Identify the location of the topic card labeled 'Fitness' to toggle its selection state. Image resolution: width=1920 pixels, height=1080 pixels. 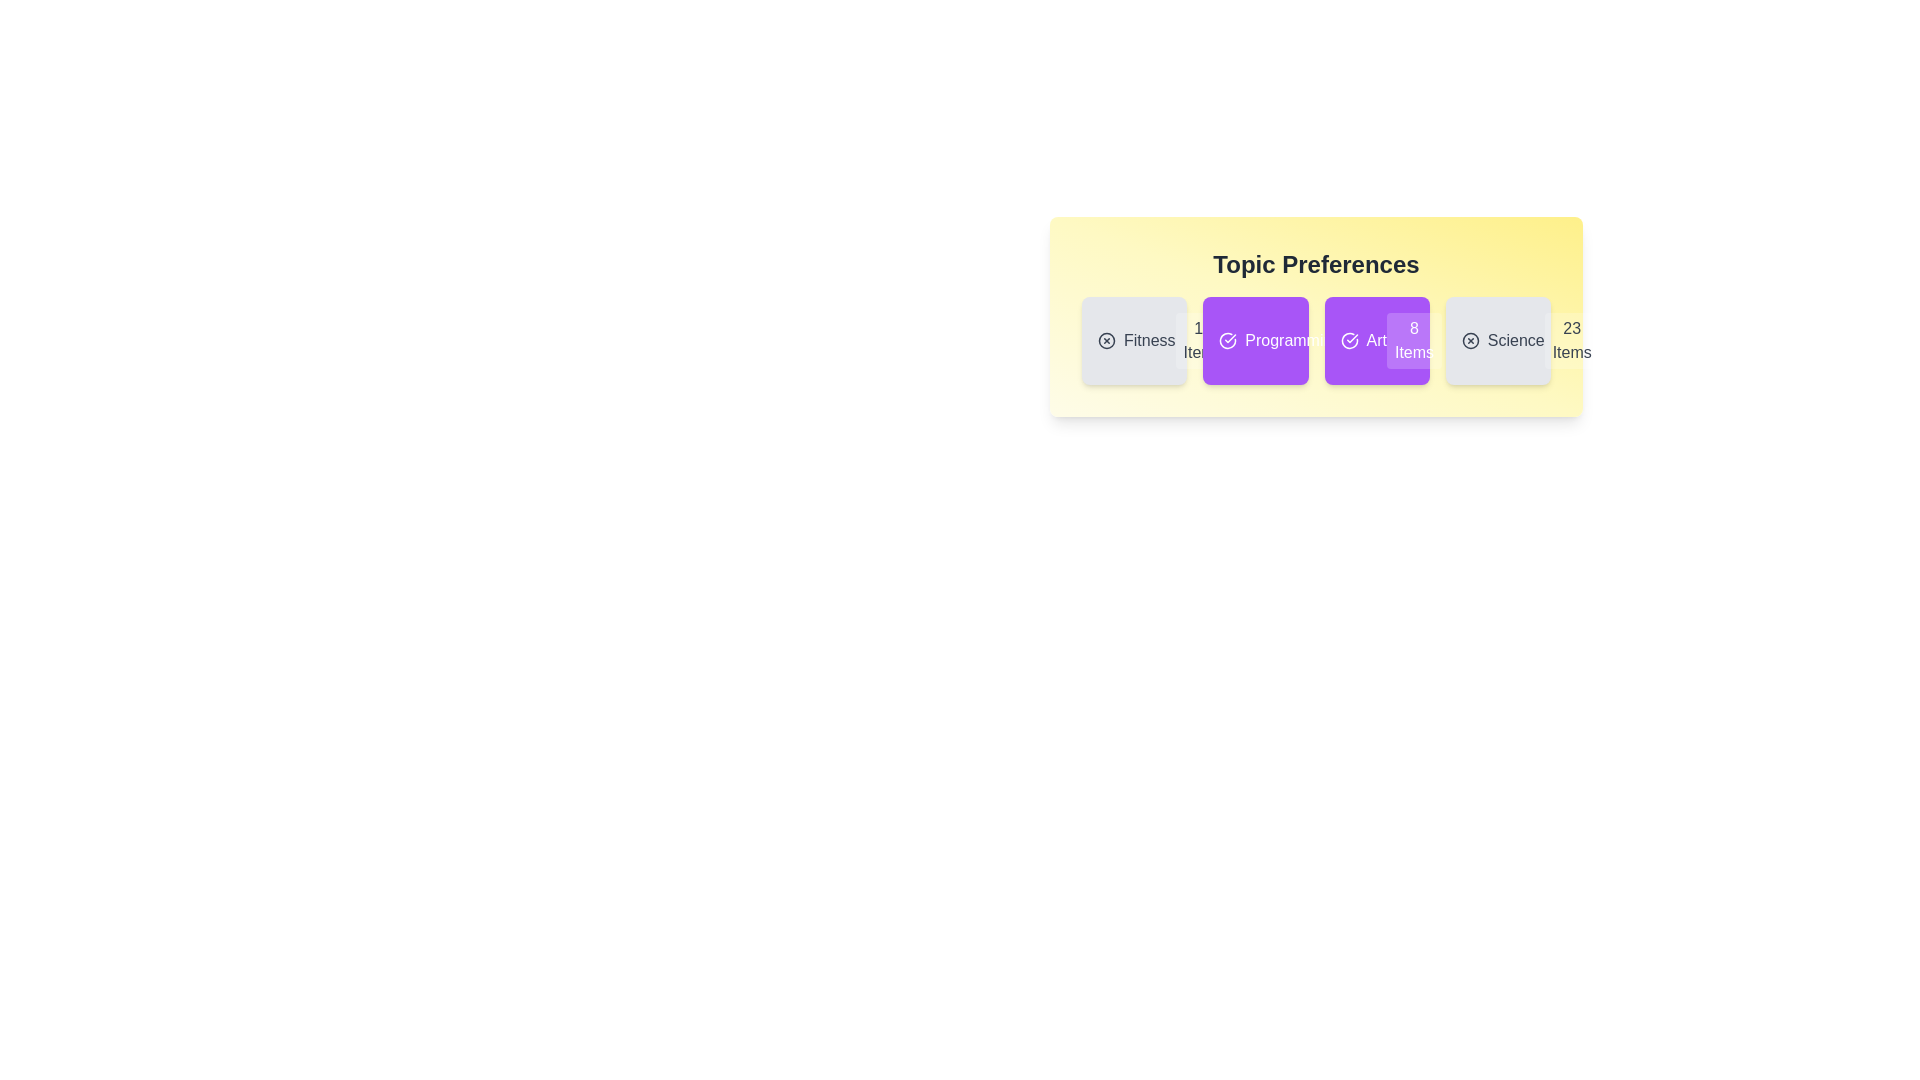
(1134, 339).